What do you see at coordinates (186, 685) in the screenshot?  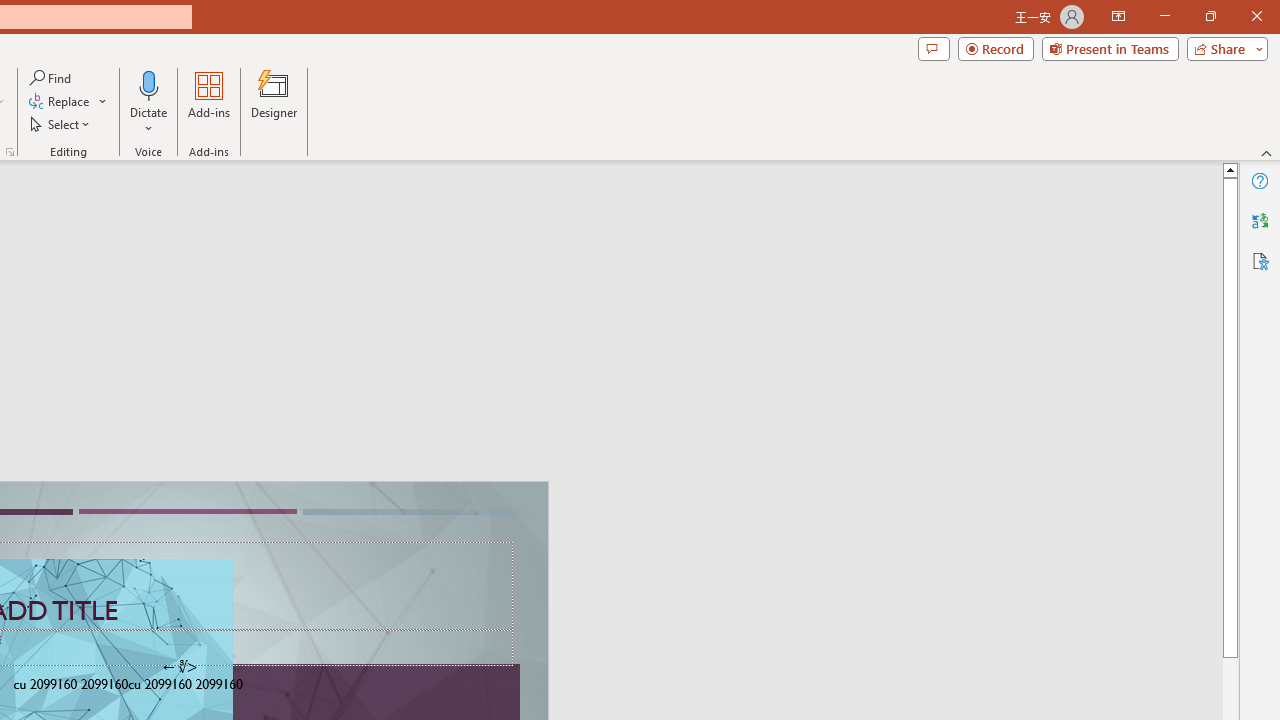 I see `'TextBox 61'` at bounding box center [186, 685].